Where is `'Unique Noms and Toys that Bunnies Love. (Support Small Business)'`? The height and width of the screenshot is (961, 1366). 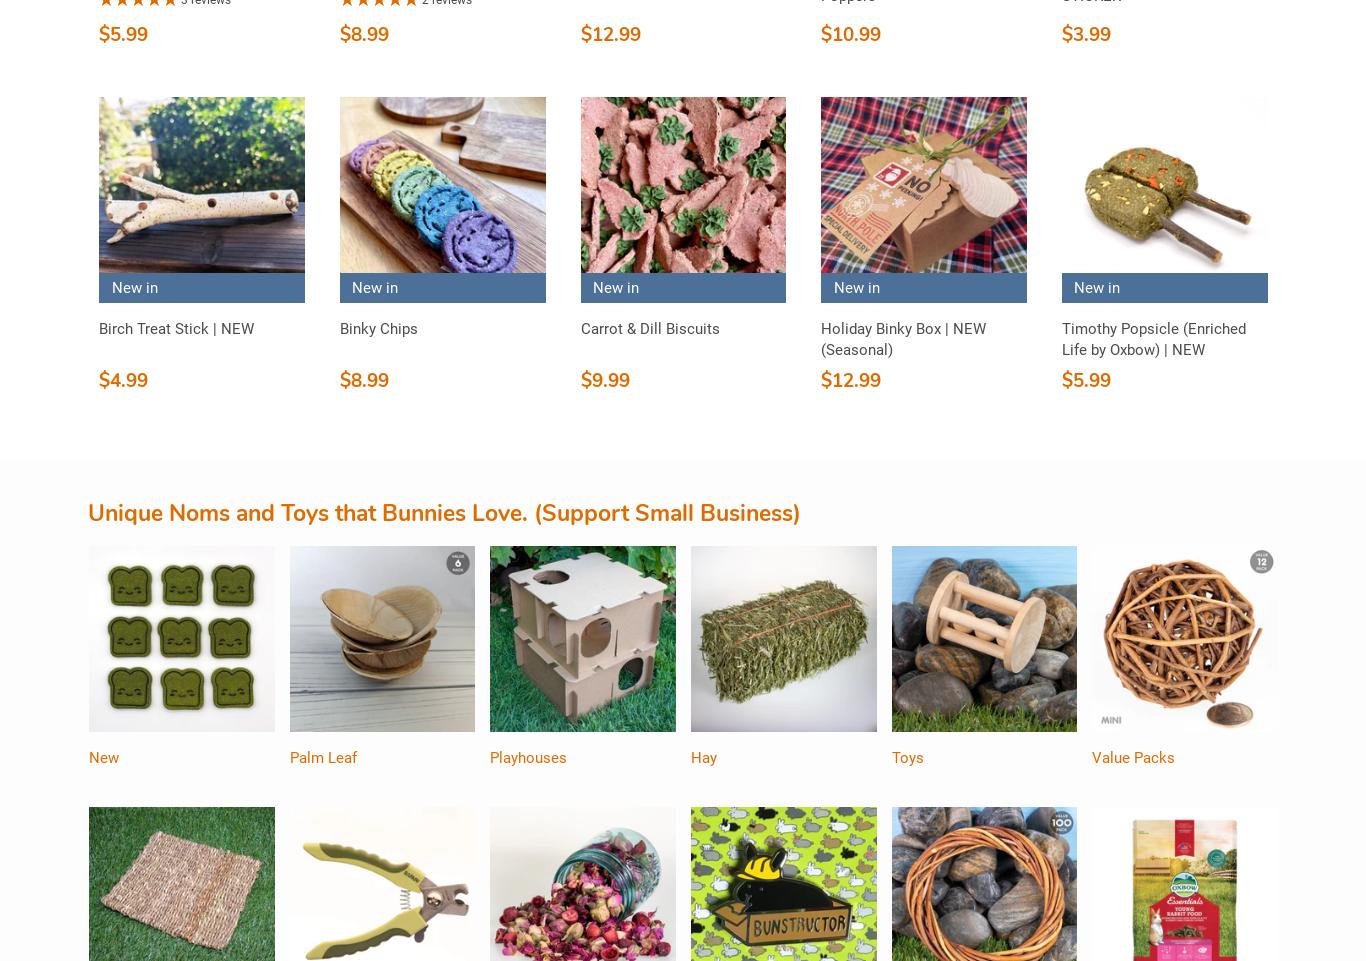
'Unique Noms and Toys that Bunnies Love. (Support Small Business)' is located at coordinates (443, 512).